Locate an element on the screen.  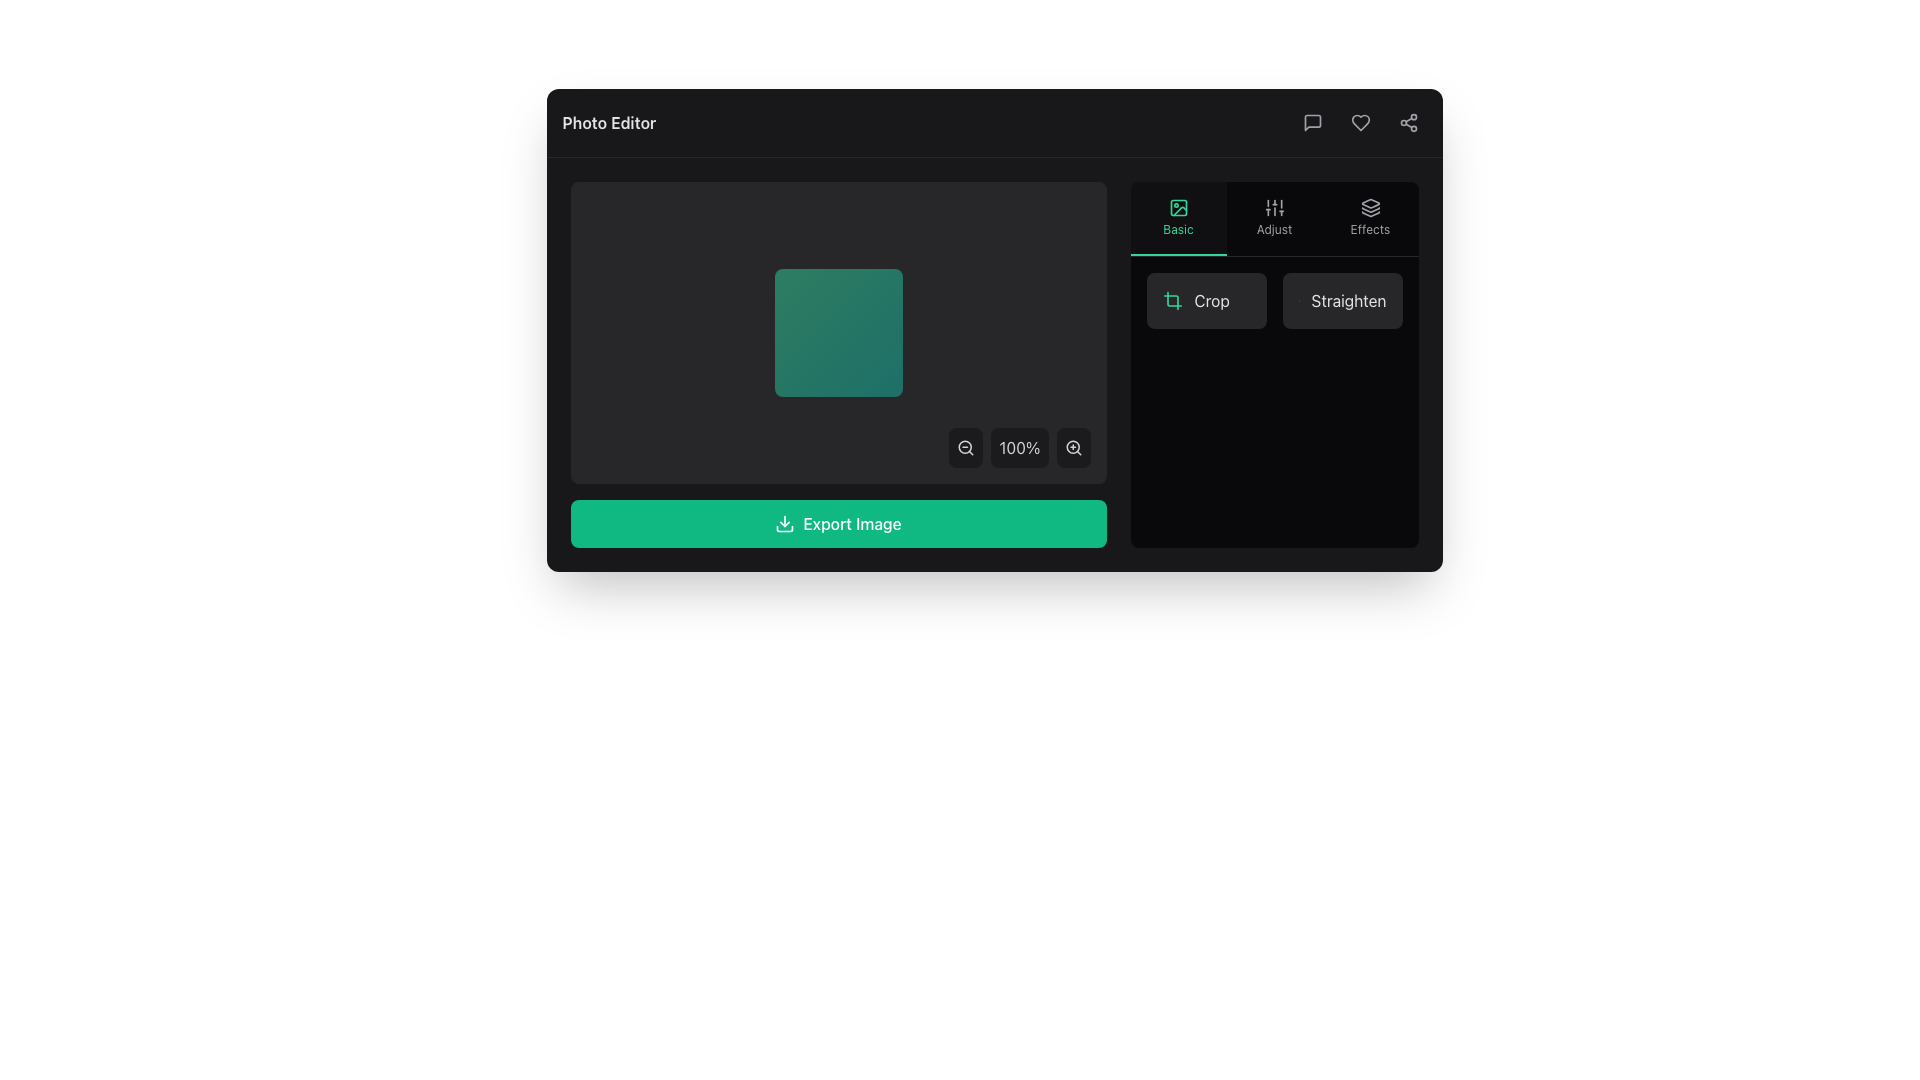
the text label that provides a description for the settings icon, located beneath the sliders icon in a vertical stack of options is located at coordinates (1273, 229).